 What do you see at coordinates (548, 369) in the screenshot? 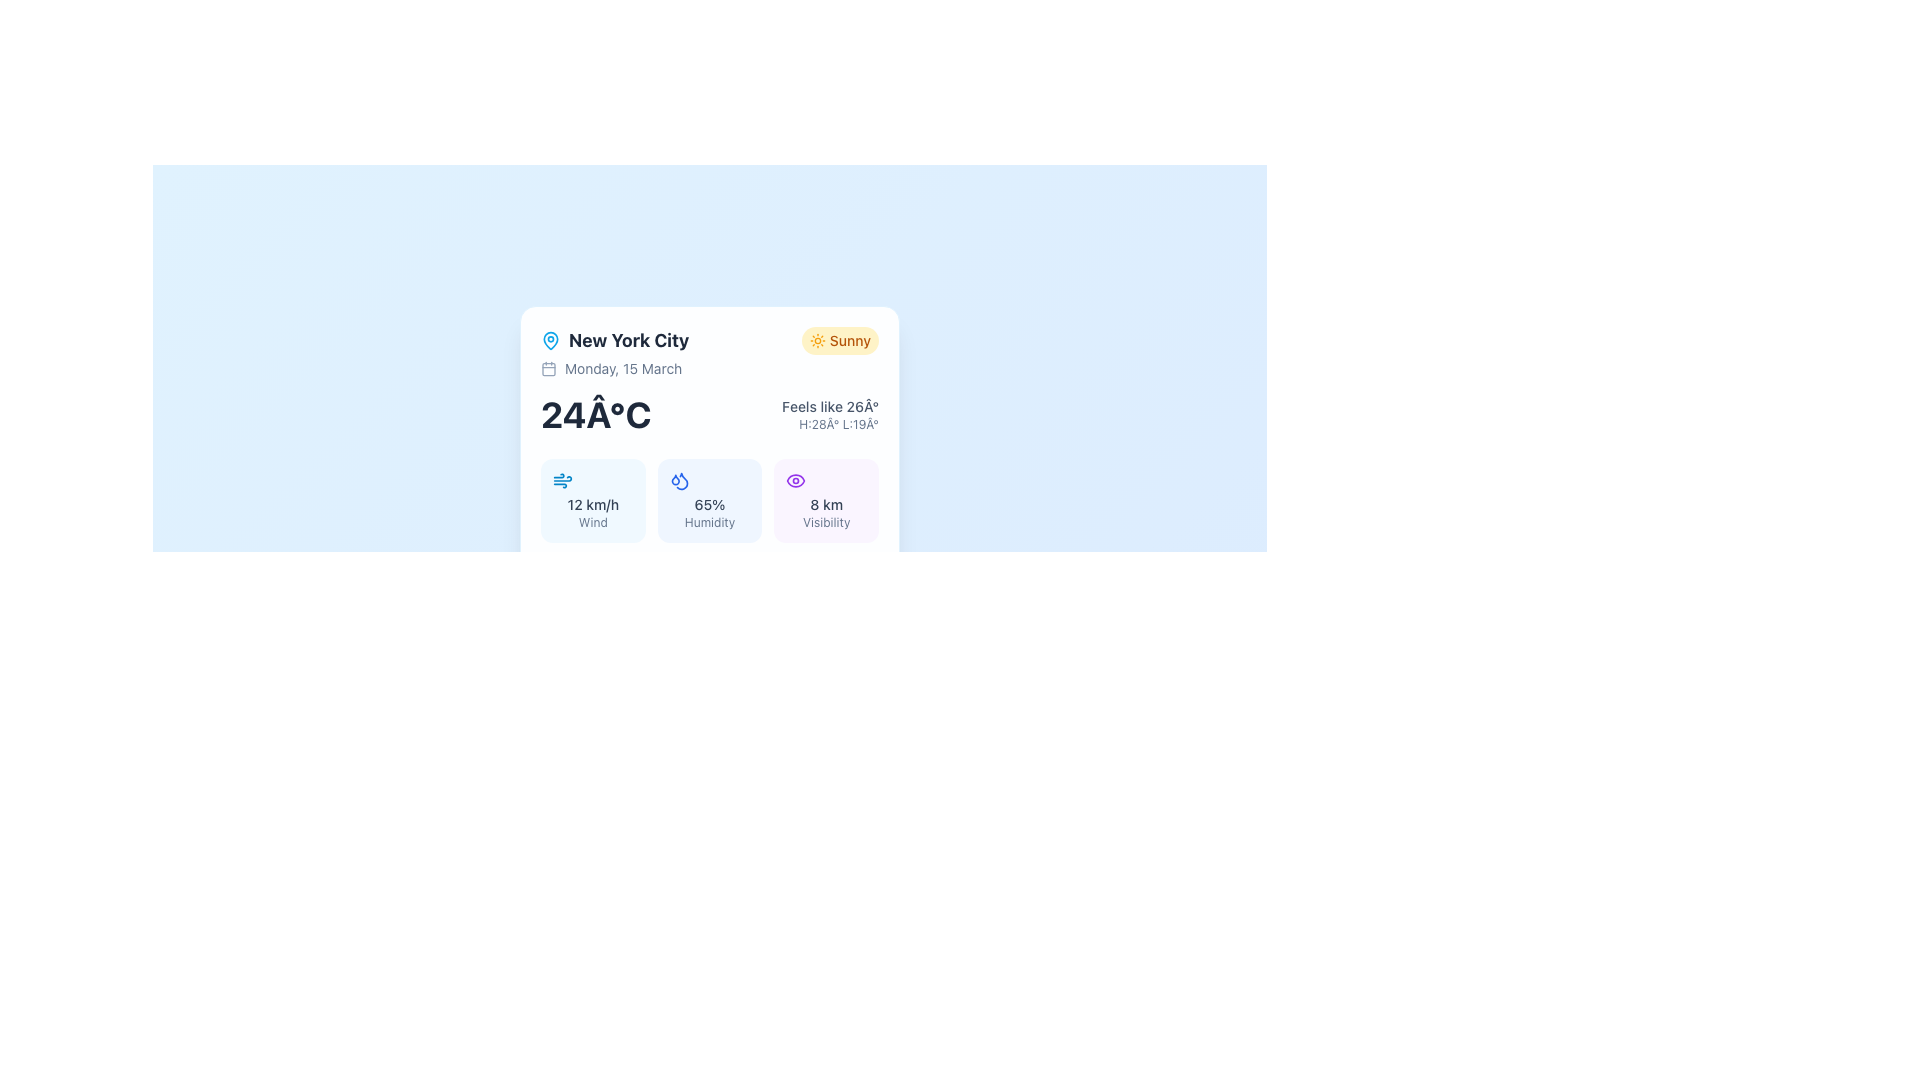
I see `the calendar icon that visually indicates the date 'Monday, 15 March', positioned to the left and slightly above the associated text` at bounding box center [548, 369].